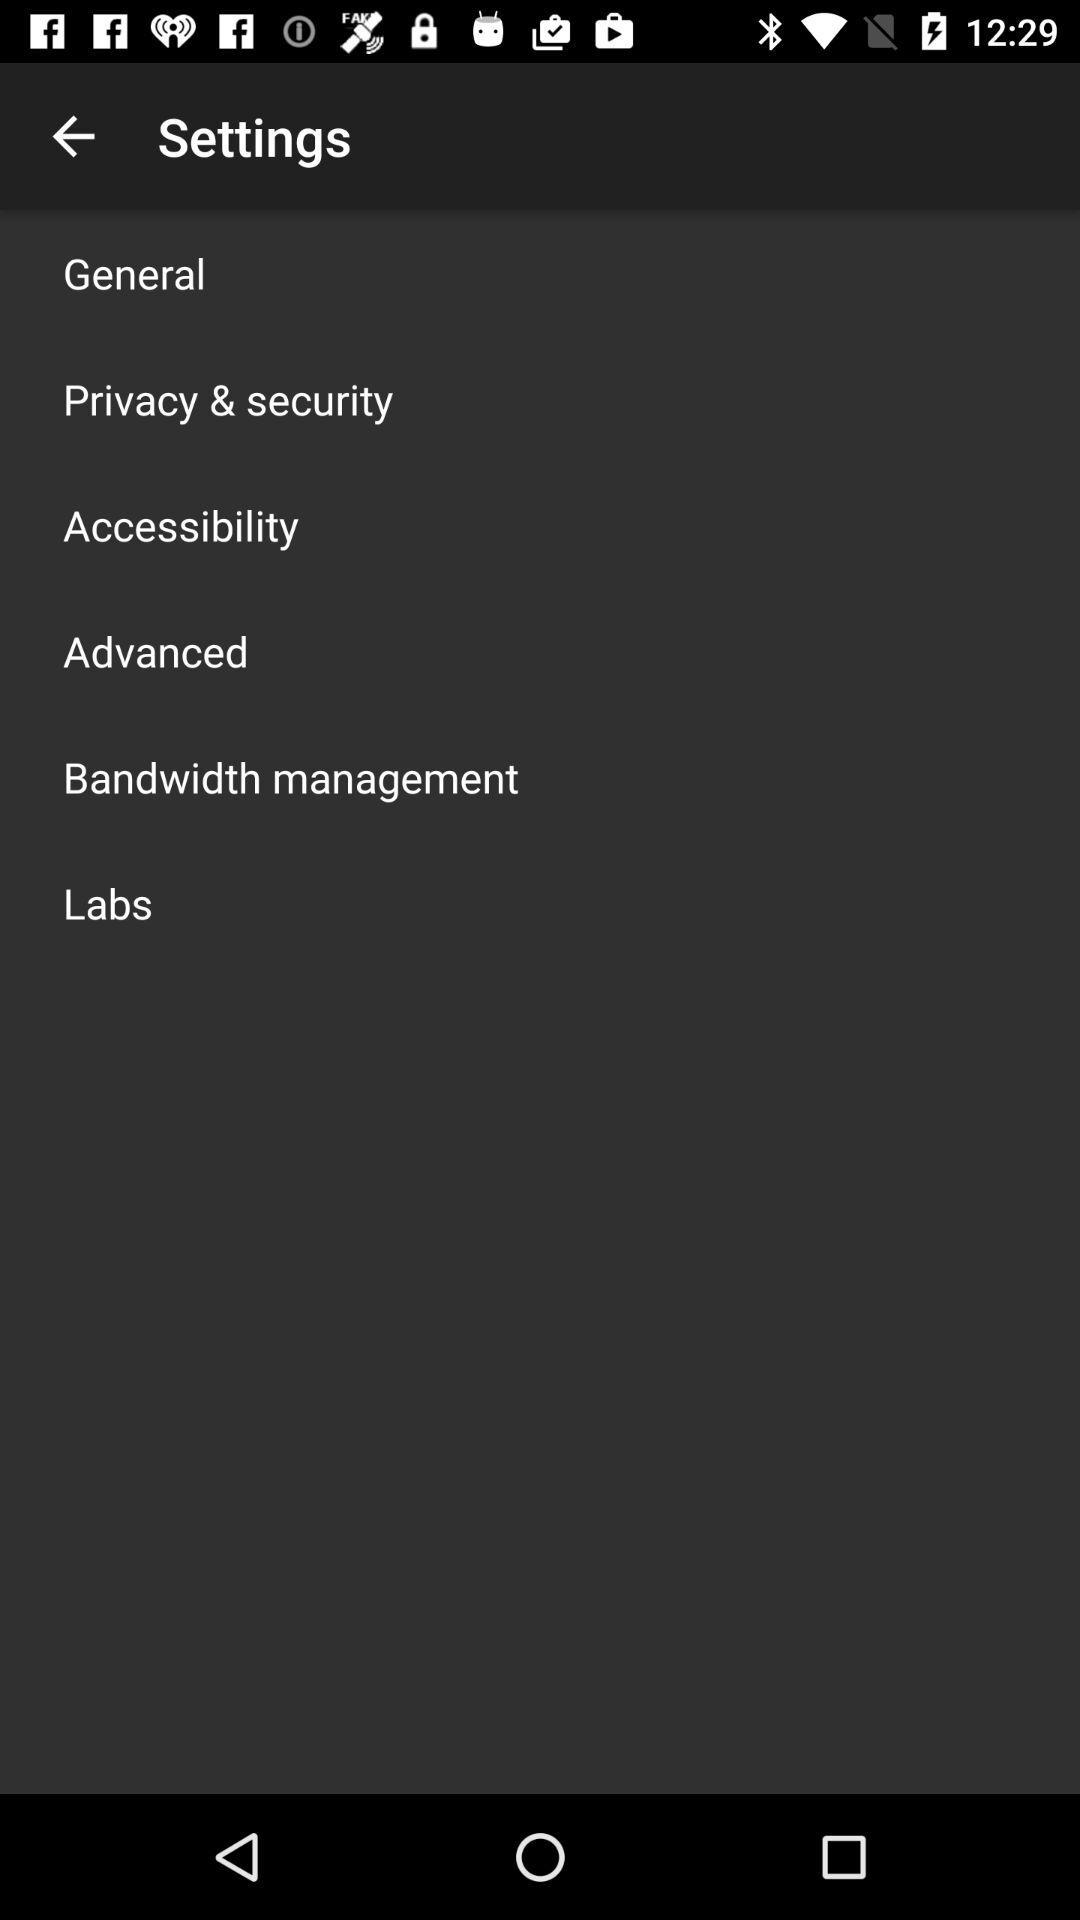 The height and width of the screenshot is (1920, 1080). I want to click on bandwidth management icon, so click(290, 776).